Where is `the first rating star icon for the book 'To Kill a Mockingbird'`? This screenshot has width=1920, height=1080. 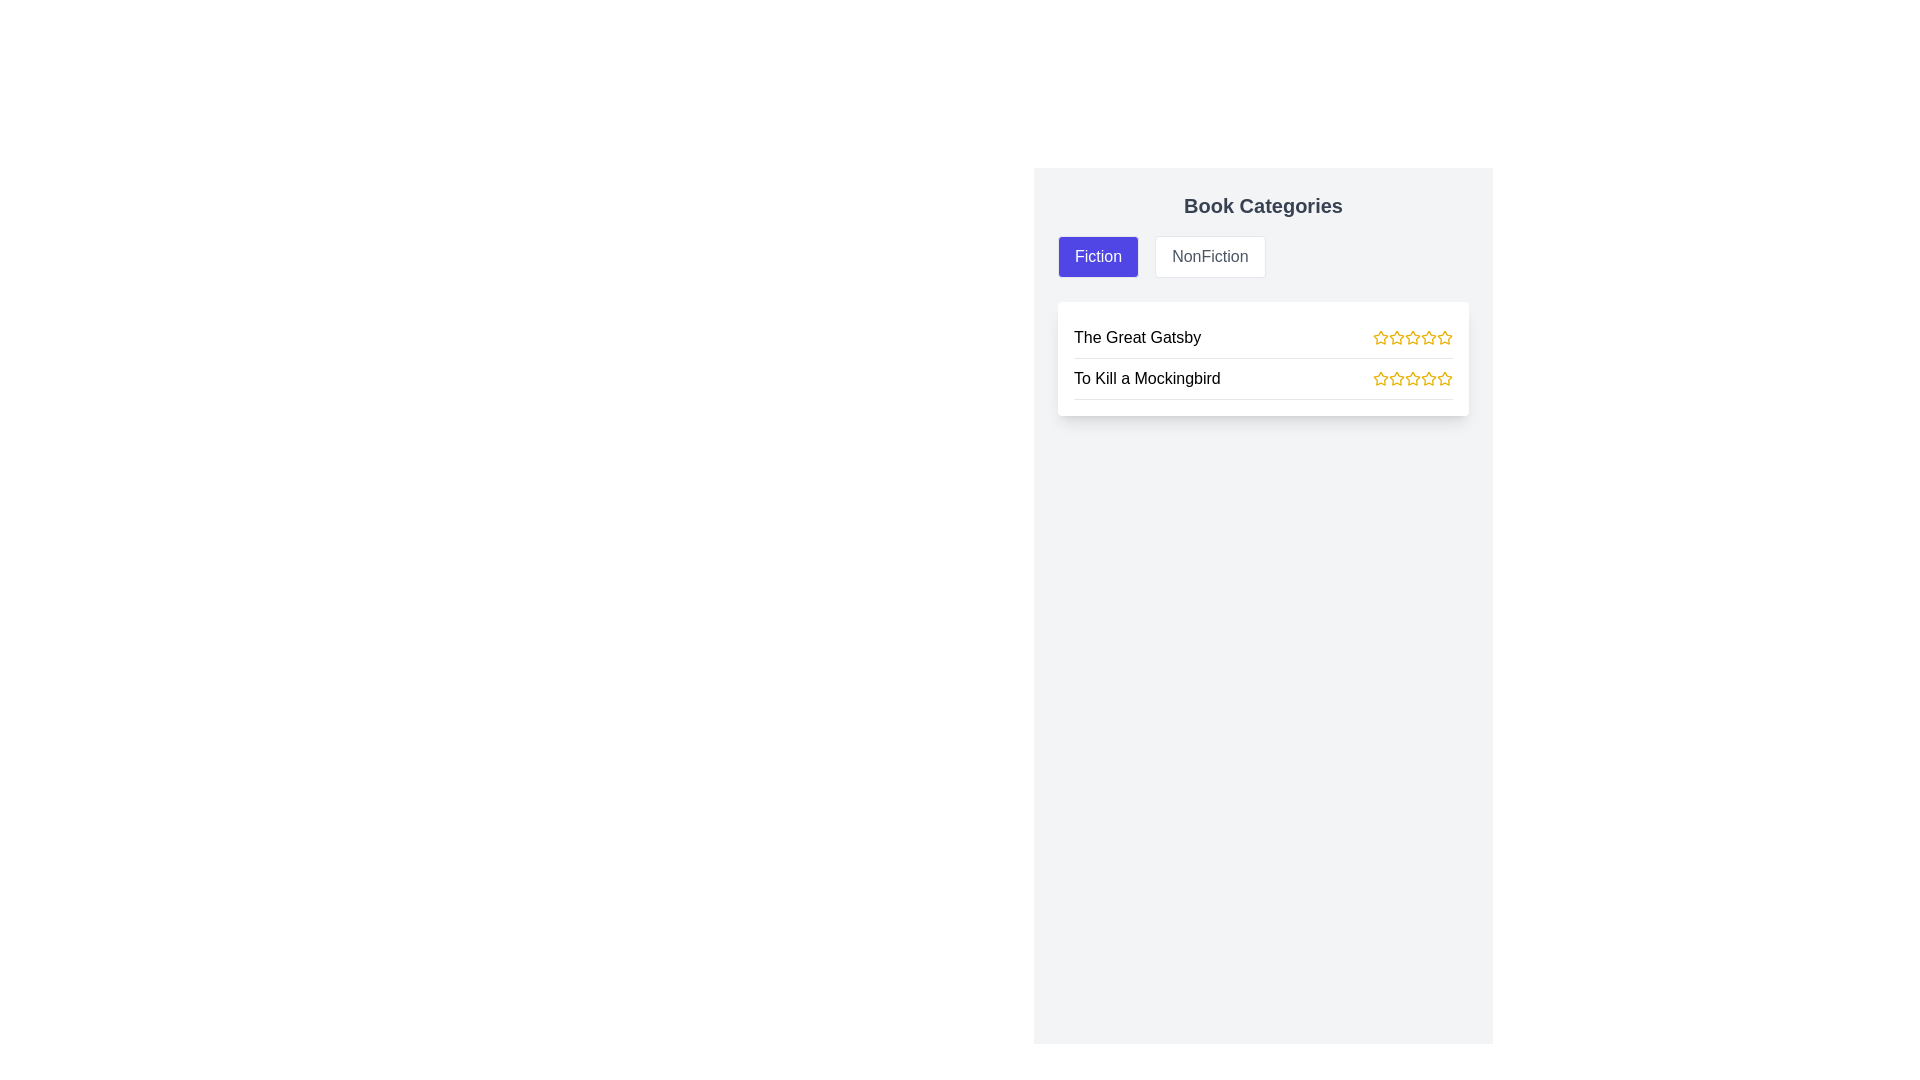 the first rating star icon for the book 'To Kill a Mockingbird' is located at coordinates (1380, 378).